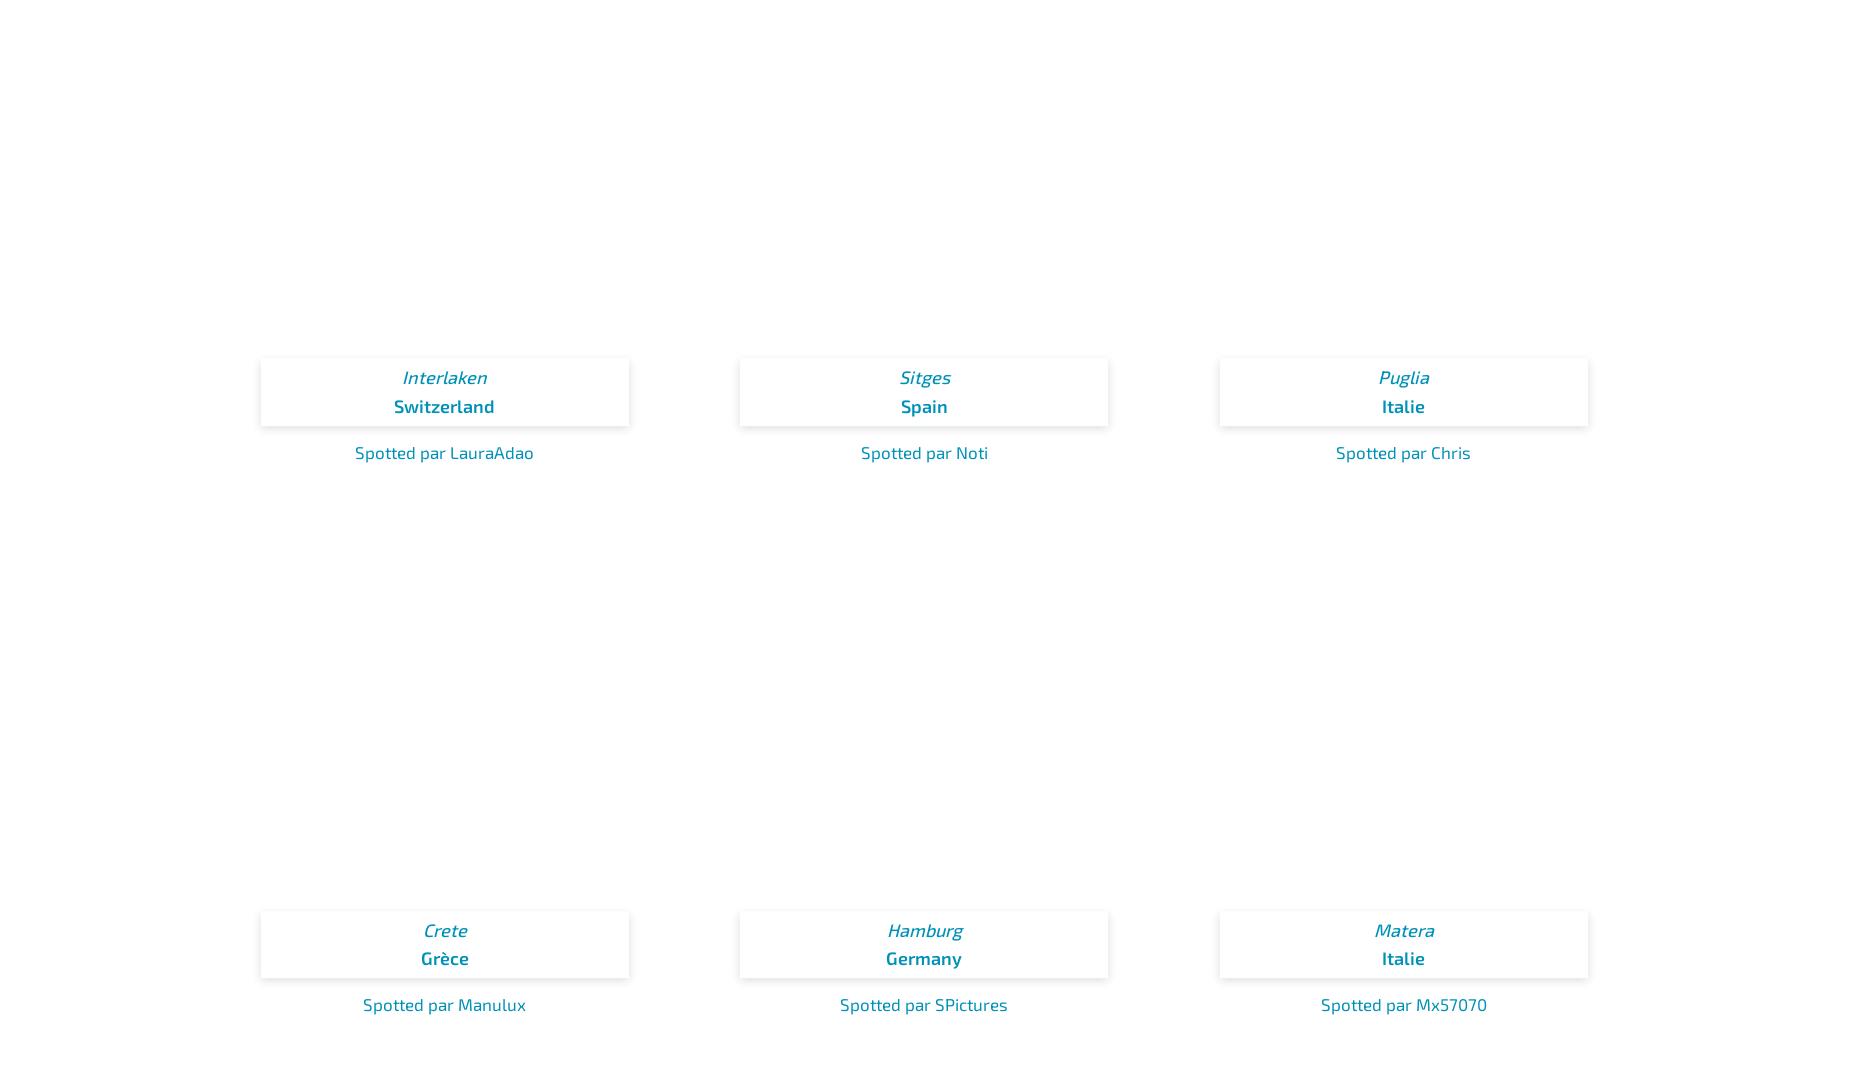 Image resolution: width=1850 pixels, height=1074 pixels. What do you see at coordinates (923, 405) in the screenshot?
I see `'Spain'` at bounding box center [923, 405].